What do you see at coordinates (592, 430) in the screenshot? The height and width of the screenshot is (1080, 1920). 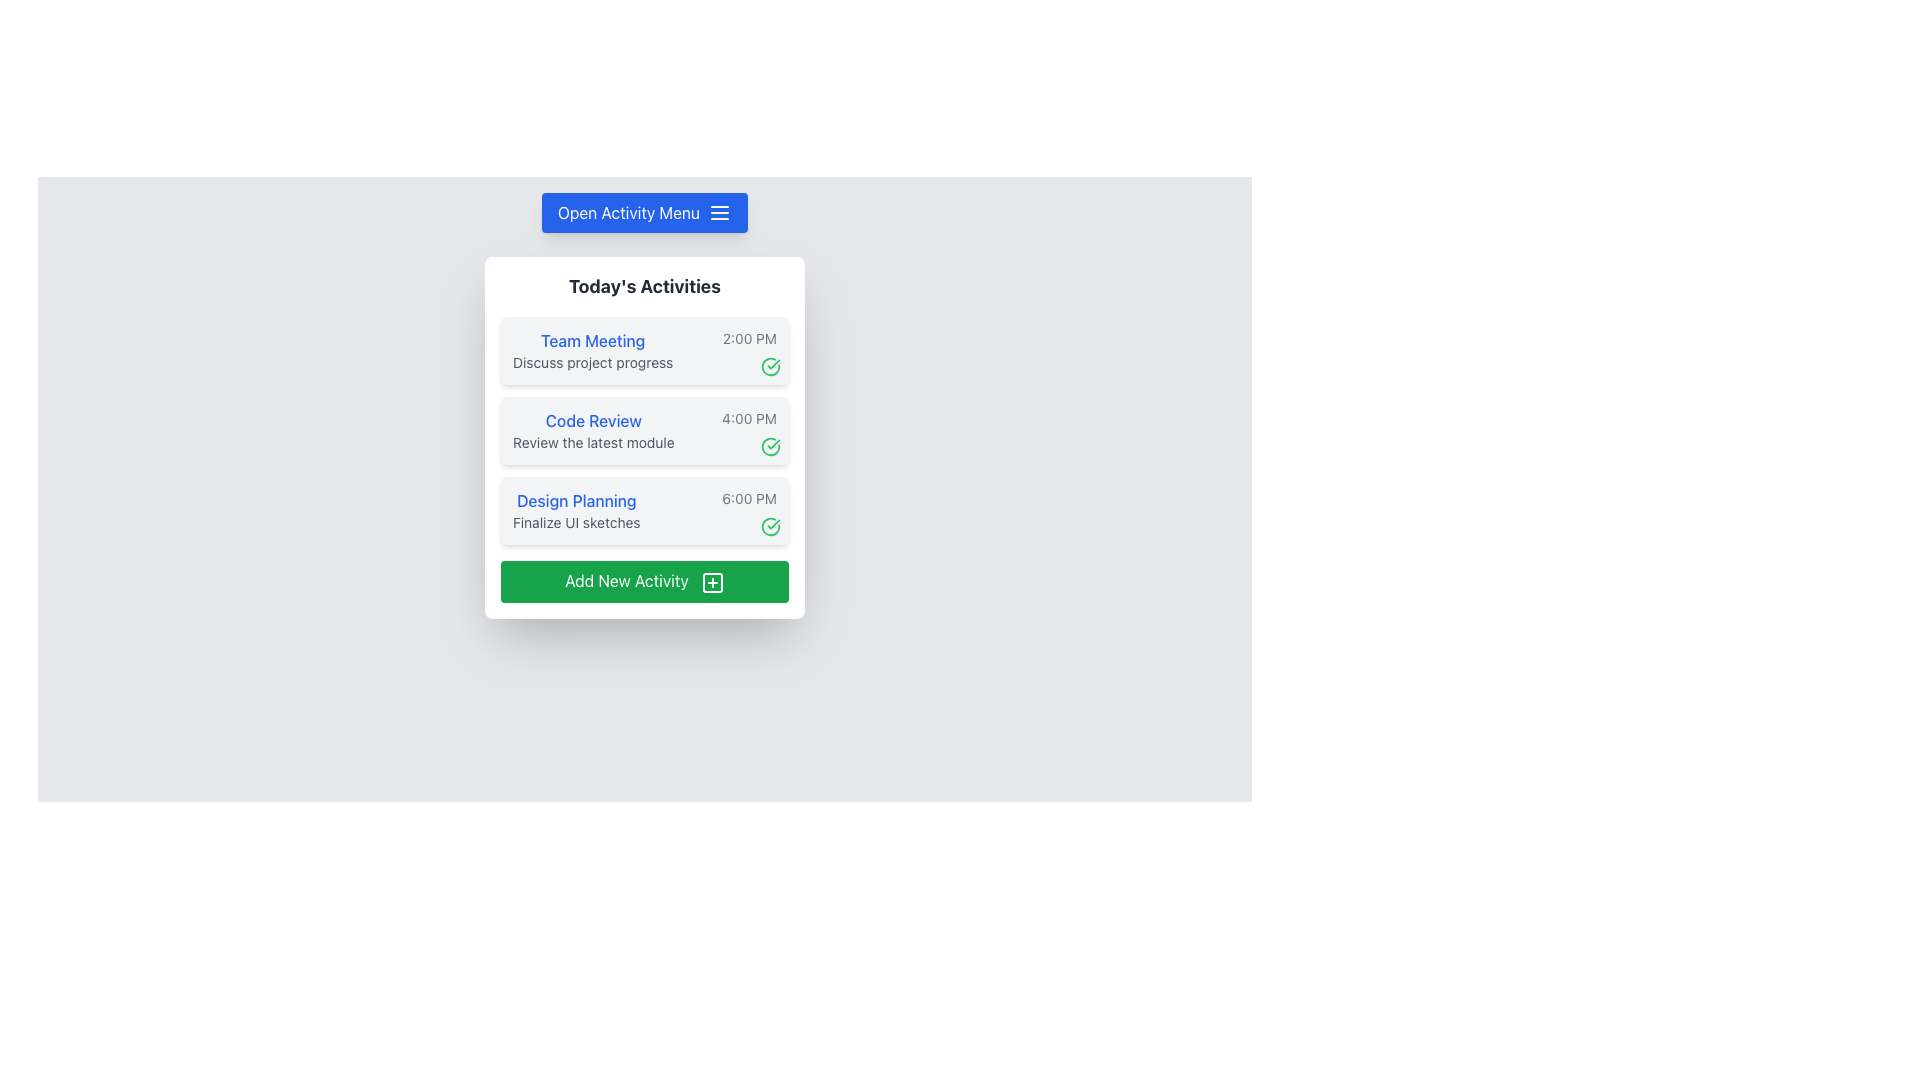 I see `to select or interact with the Text block titled 'Code Review' which is the second entry in the list of activities, styled with a bold blue title and a smaller gray subtitle` at bounding box center [592, 430].